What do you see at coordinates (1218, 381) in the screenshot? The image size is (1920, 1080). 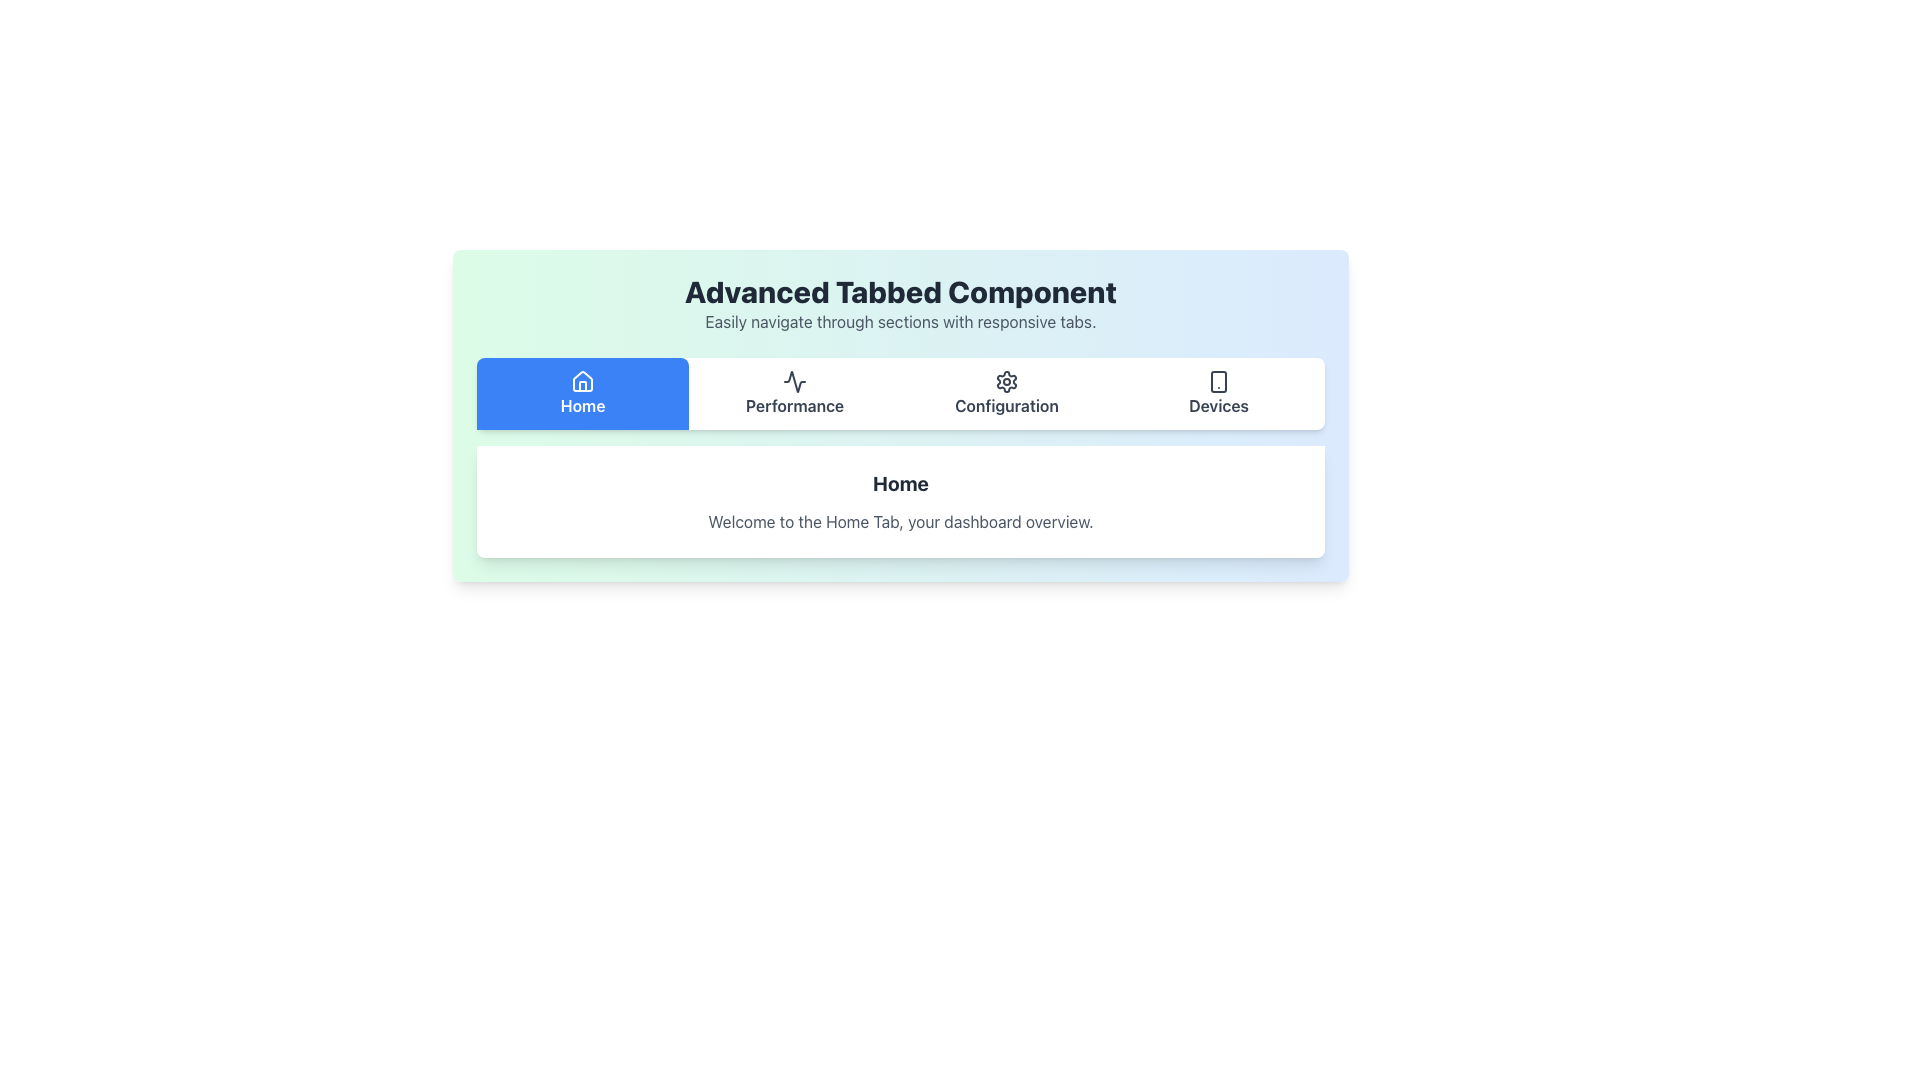 I see `the minimalist smartphone icon located in the top-right corner of the 'Devices' tab` at bounding box center [1218, 381].